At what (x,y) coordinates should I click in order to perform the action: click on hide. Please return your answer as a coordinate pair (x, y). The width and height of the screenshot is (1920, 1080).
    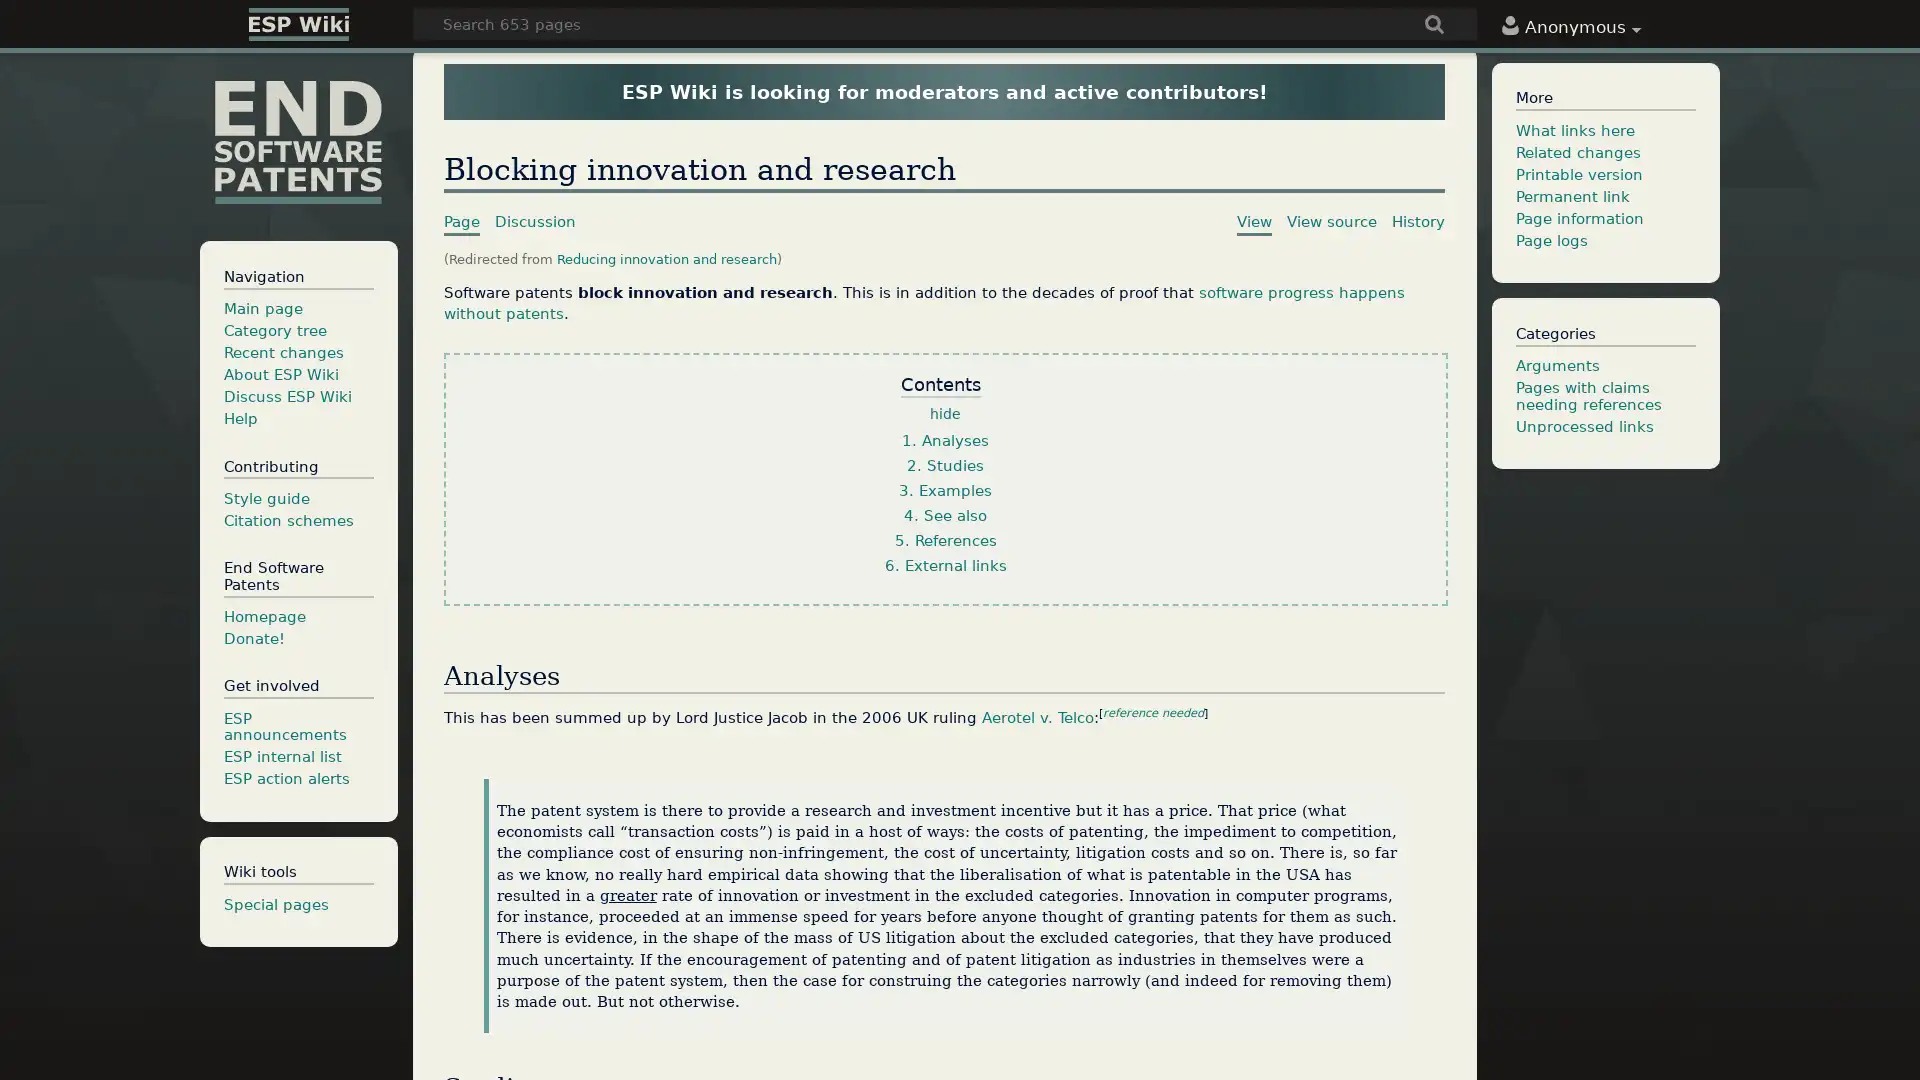
    Looking at the image, I should click on (944, 412).